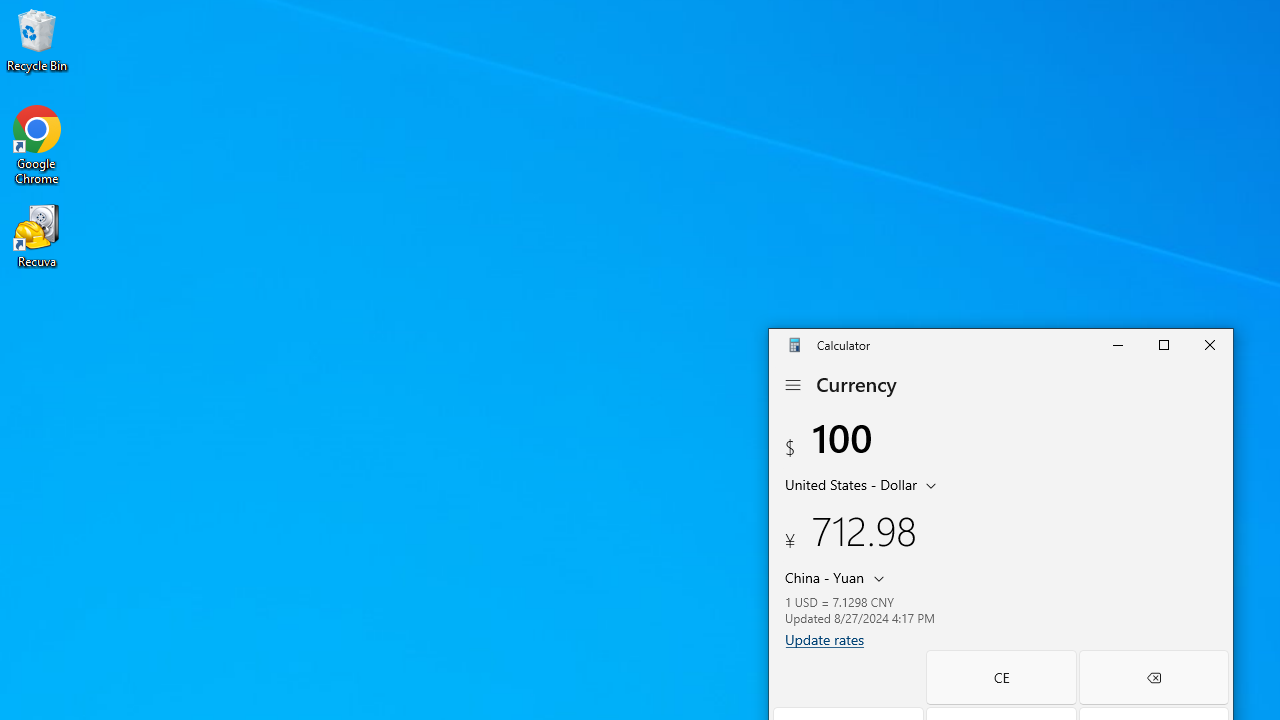 Image resolution: width=1280 pixels, height=720 pixels. I want to click on 'Close Calculator', so click(1208, 343).